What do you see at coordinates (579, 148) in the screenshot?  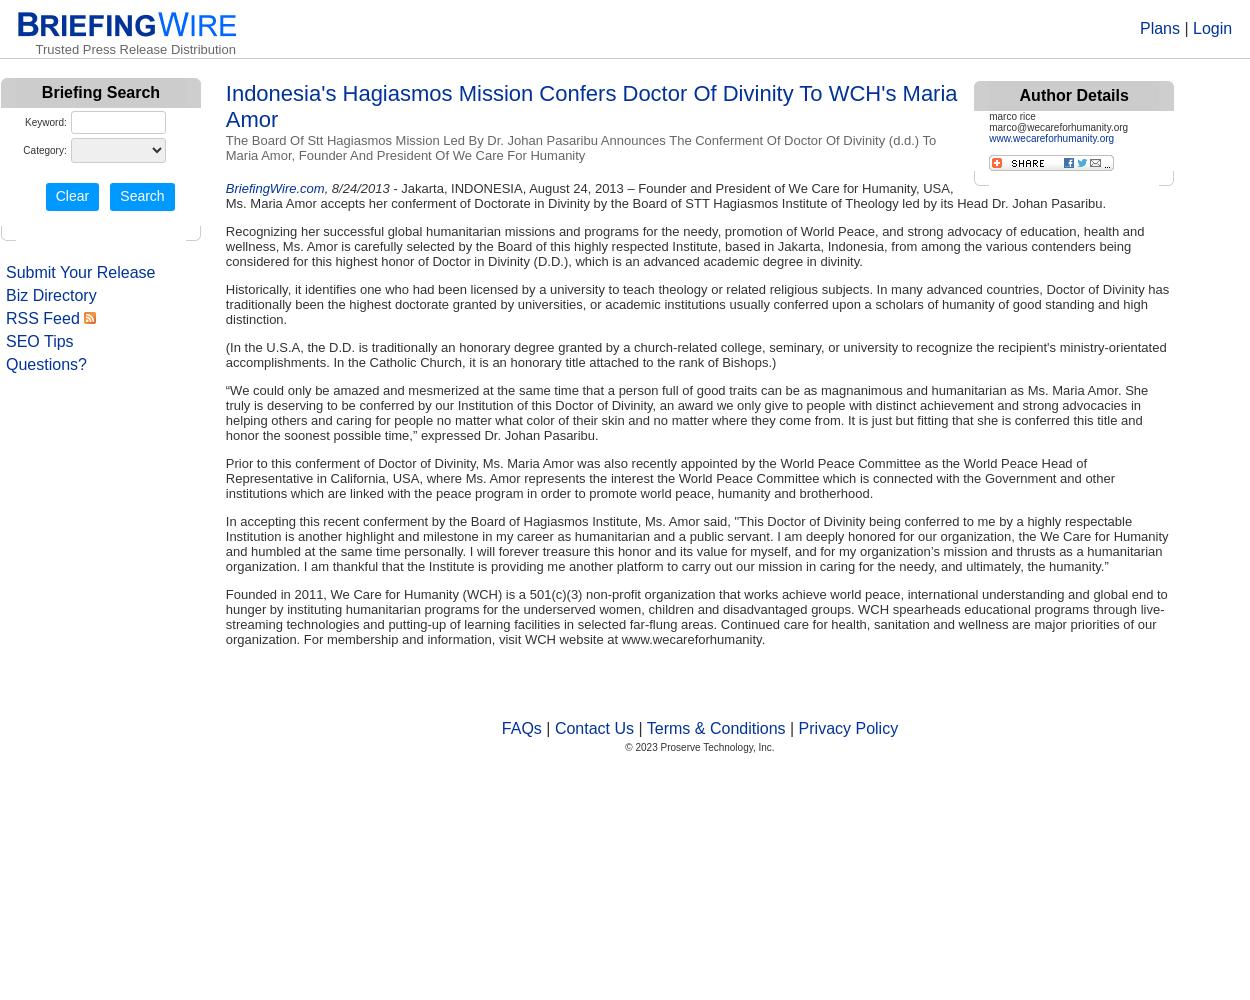 I see `'The Board Of Stt Hagiasmos Mission Led By Dr. Johan Pasaribu Announces The Conferment Of Doctor Of Divinity (d.d.) To  Maria Amor, Founder And President Of We Care For Humanity'` at bounding box center [579, 148].